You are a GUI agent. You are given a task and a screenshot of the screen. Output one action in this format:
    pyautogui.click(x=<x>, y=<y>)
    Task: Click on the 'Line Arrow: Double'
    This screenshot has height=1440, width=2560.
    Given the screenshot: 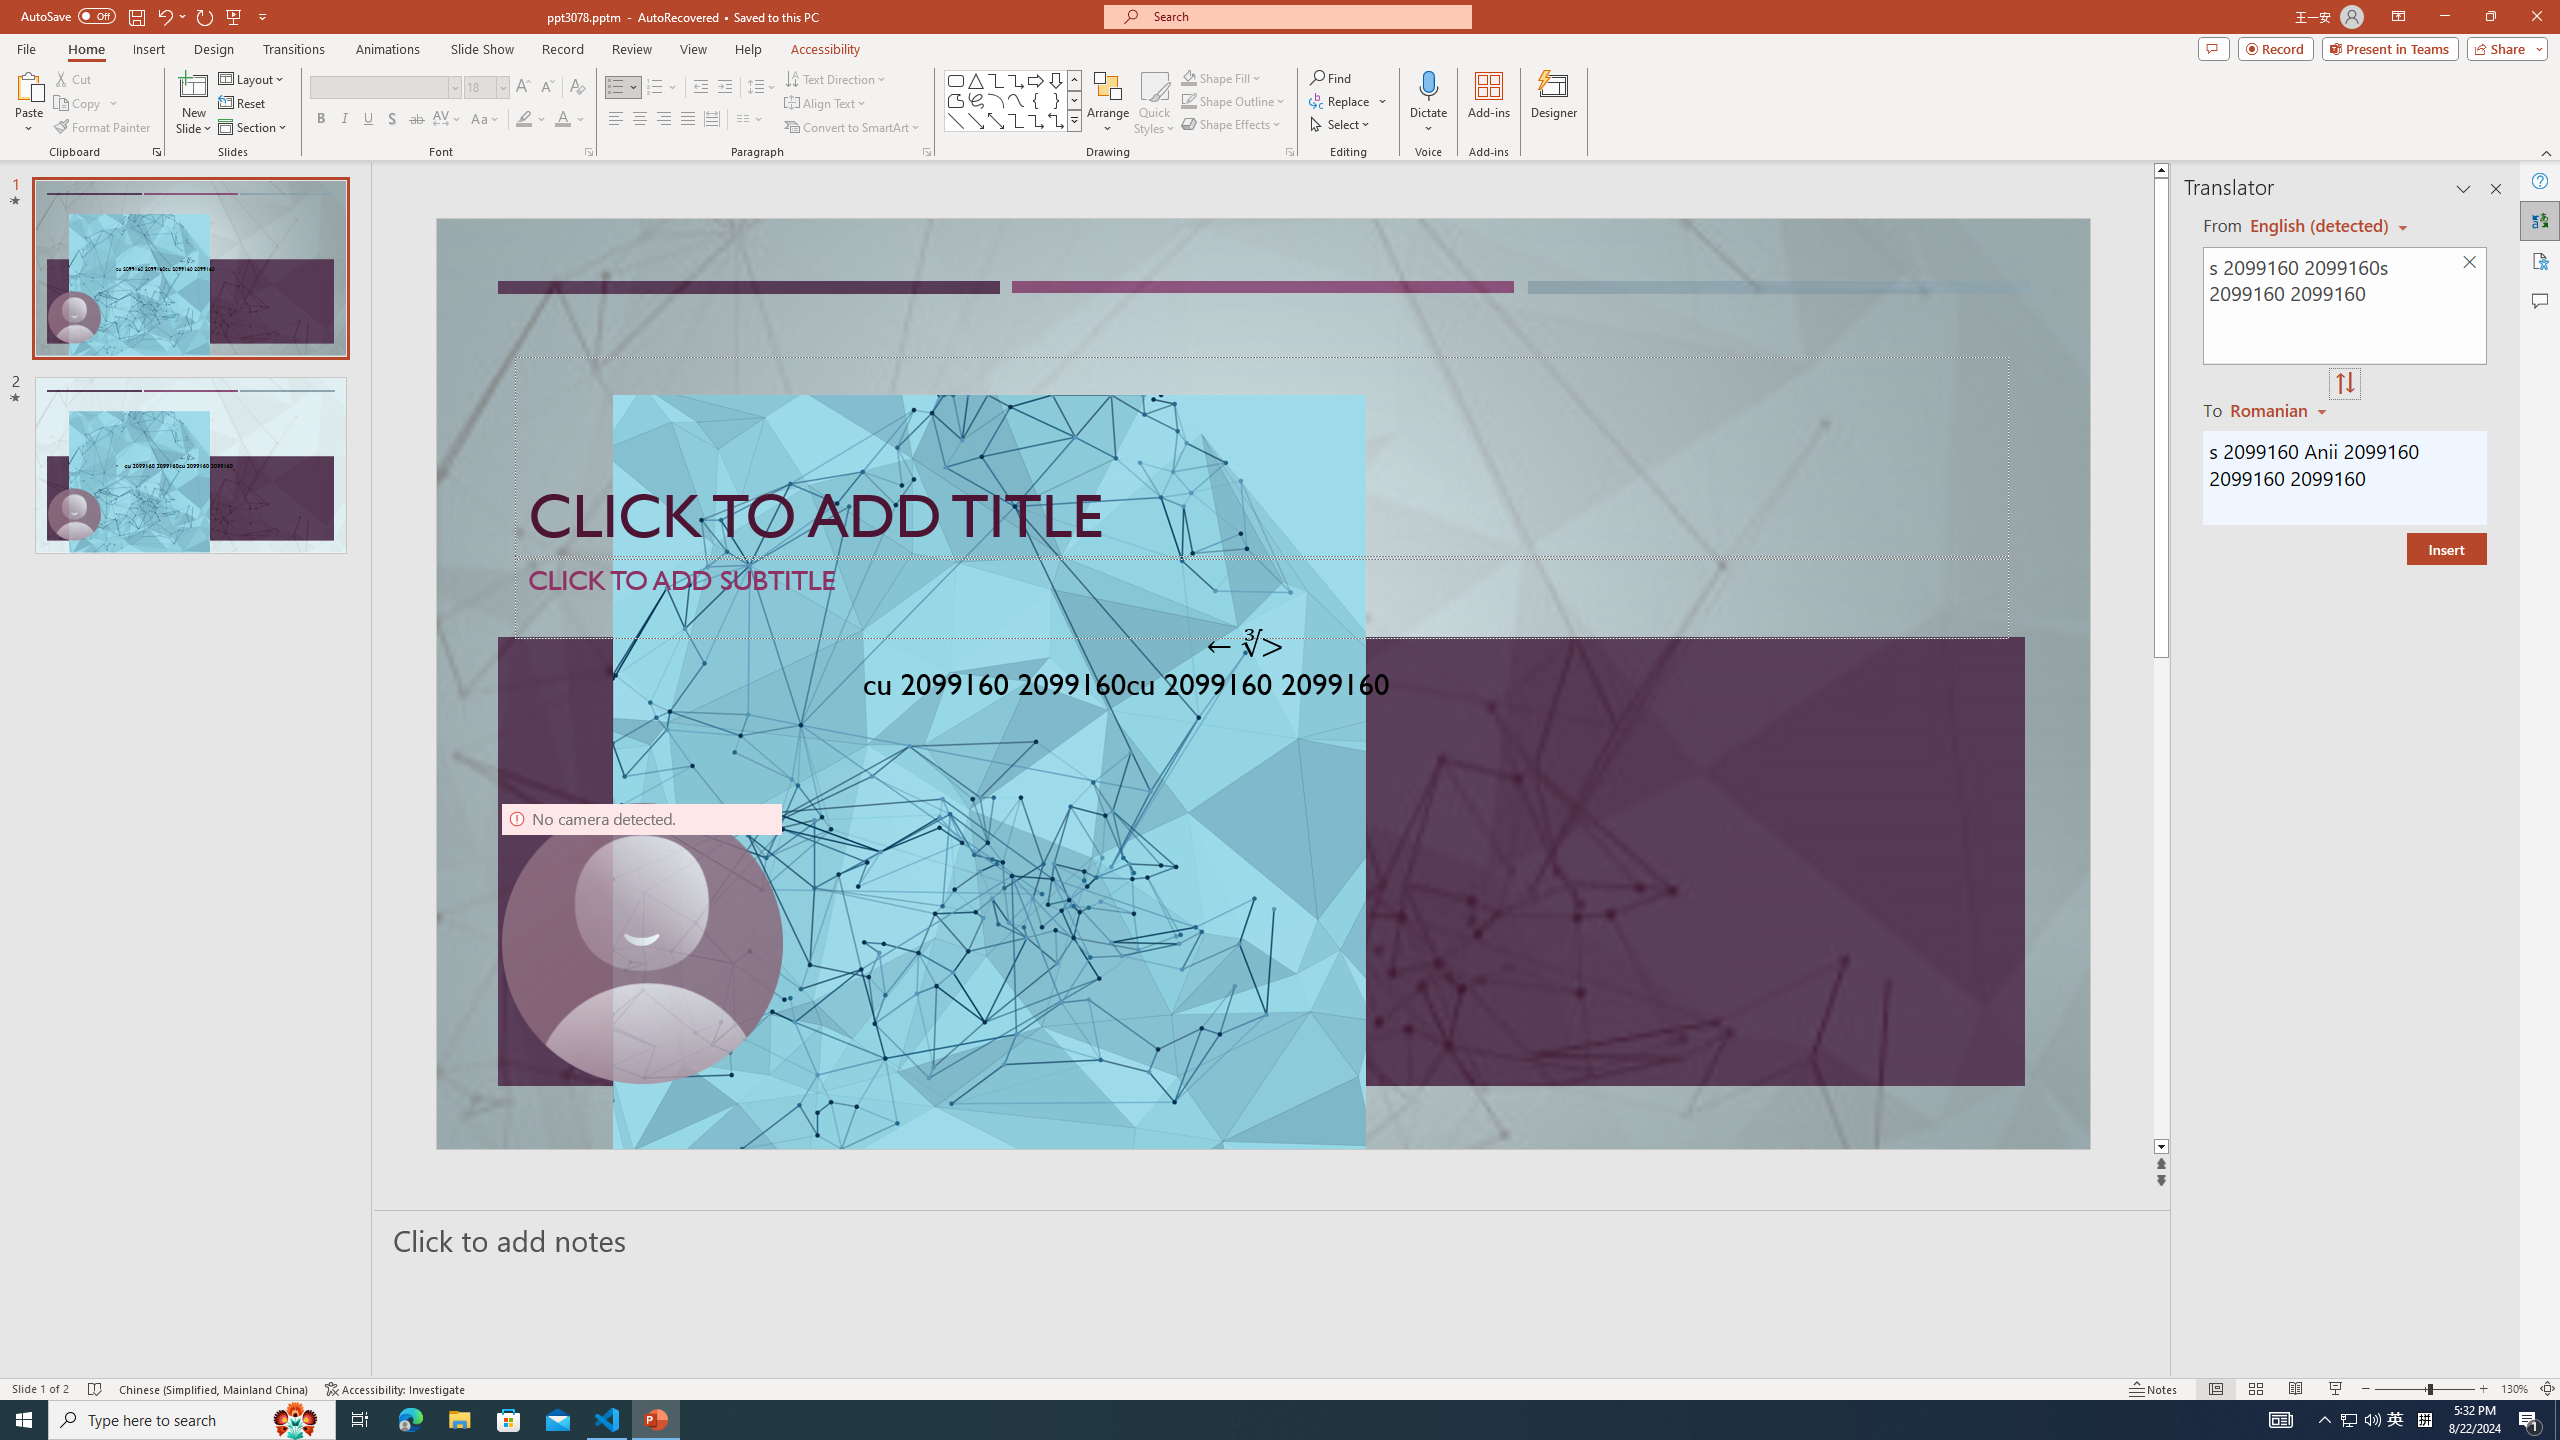 What is the action you would take?
    pyautogui.click(x=994, y=119)
    